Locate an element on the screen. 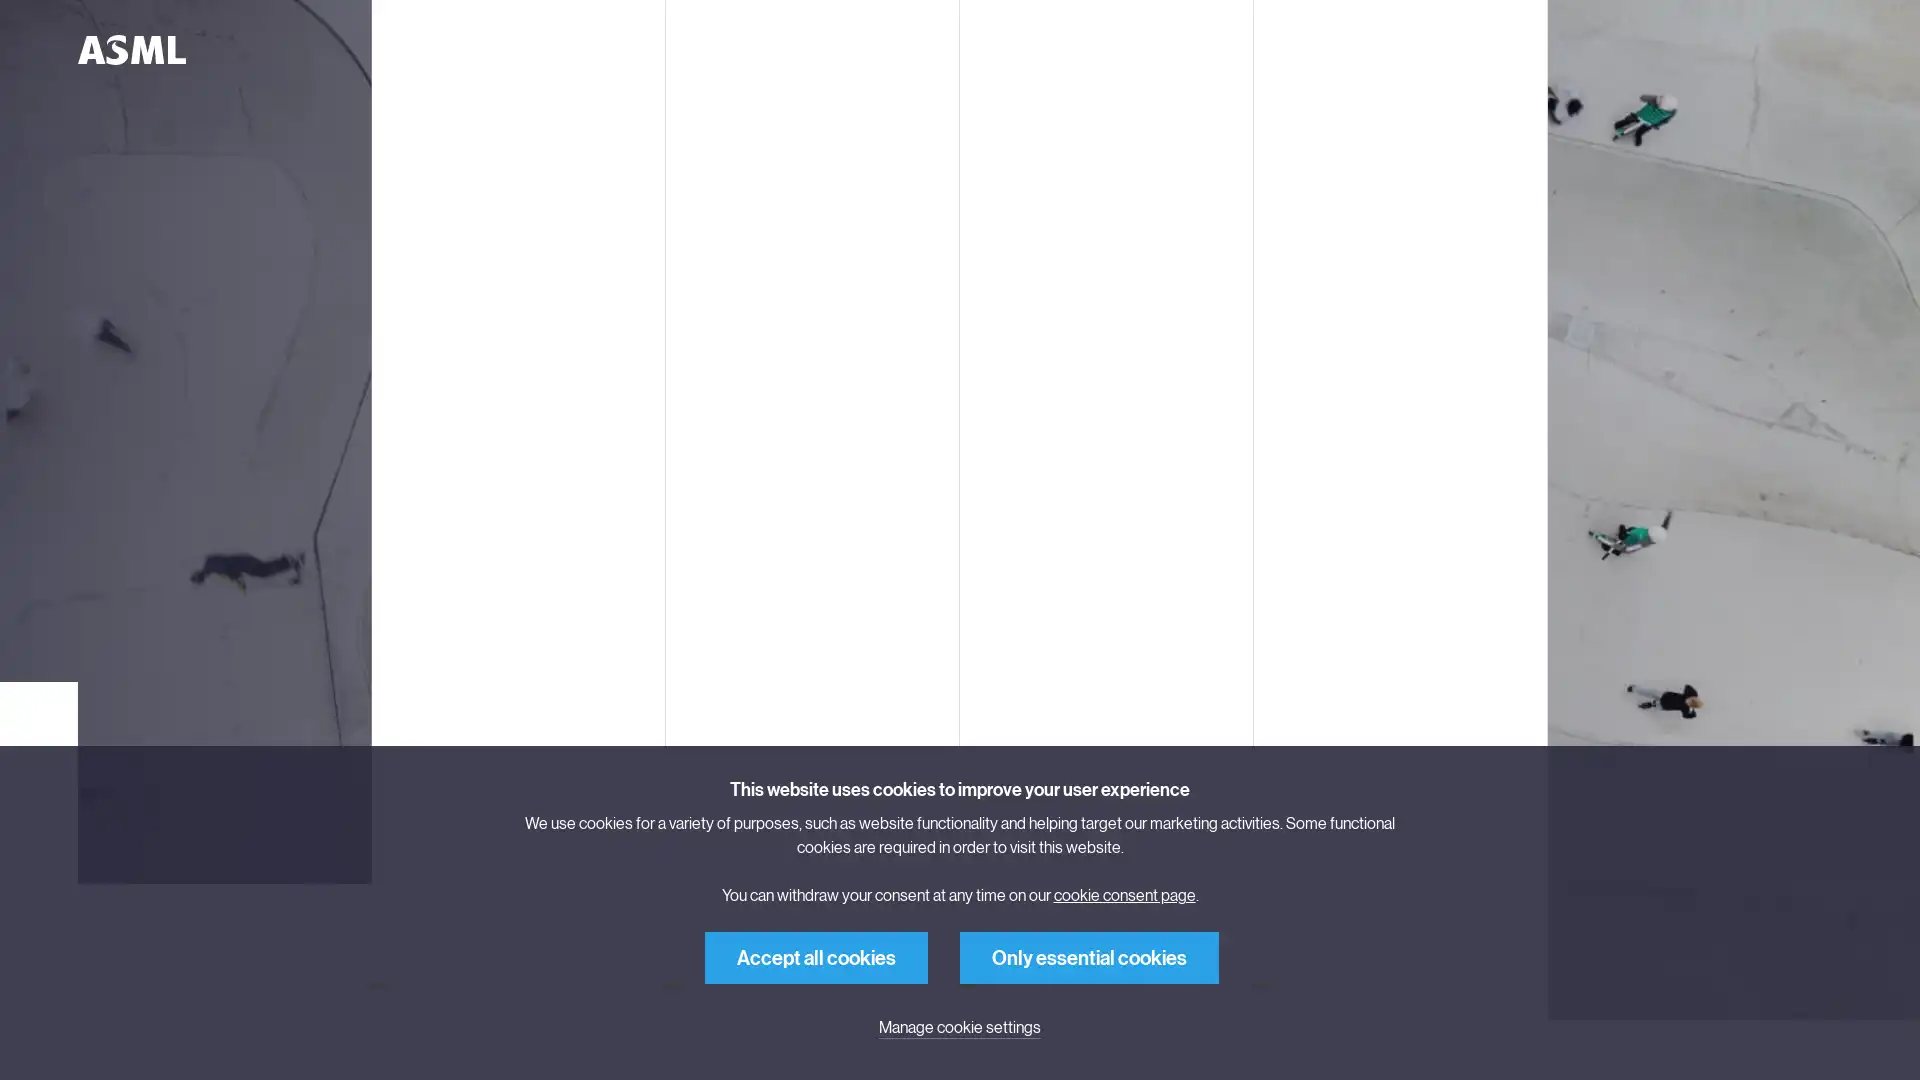 The width and height of the screenshot is (1920, 1080). Accept all cookies is located at coordinates (816, 956).